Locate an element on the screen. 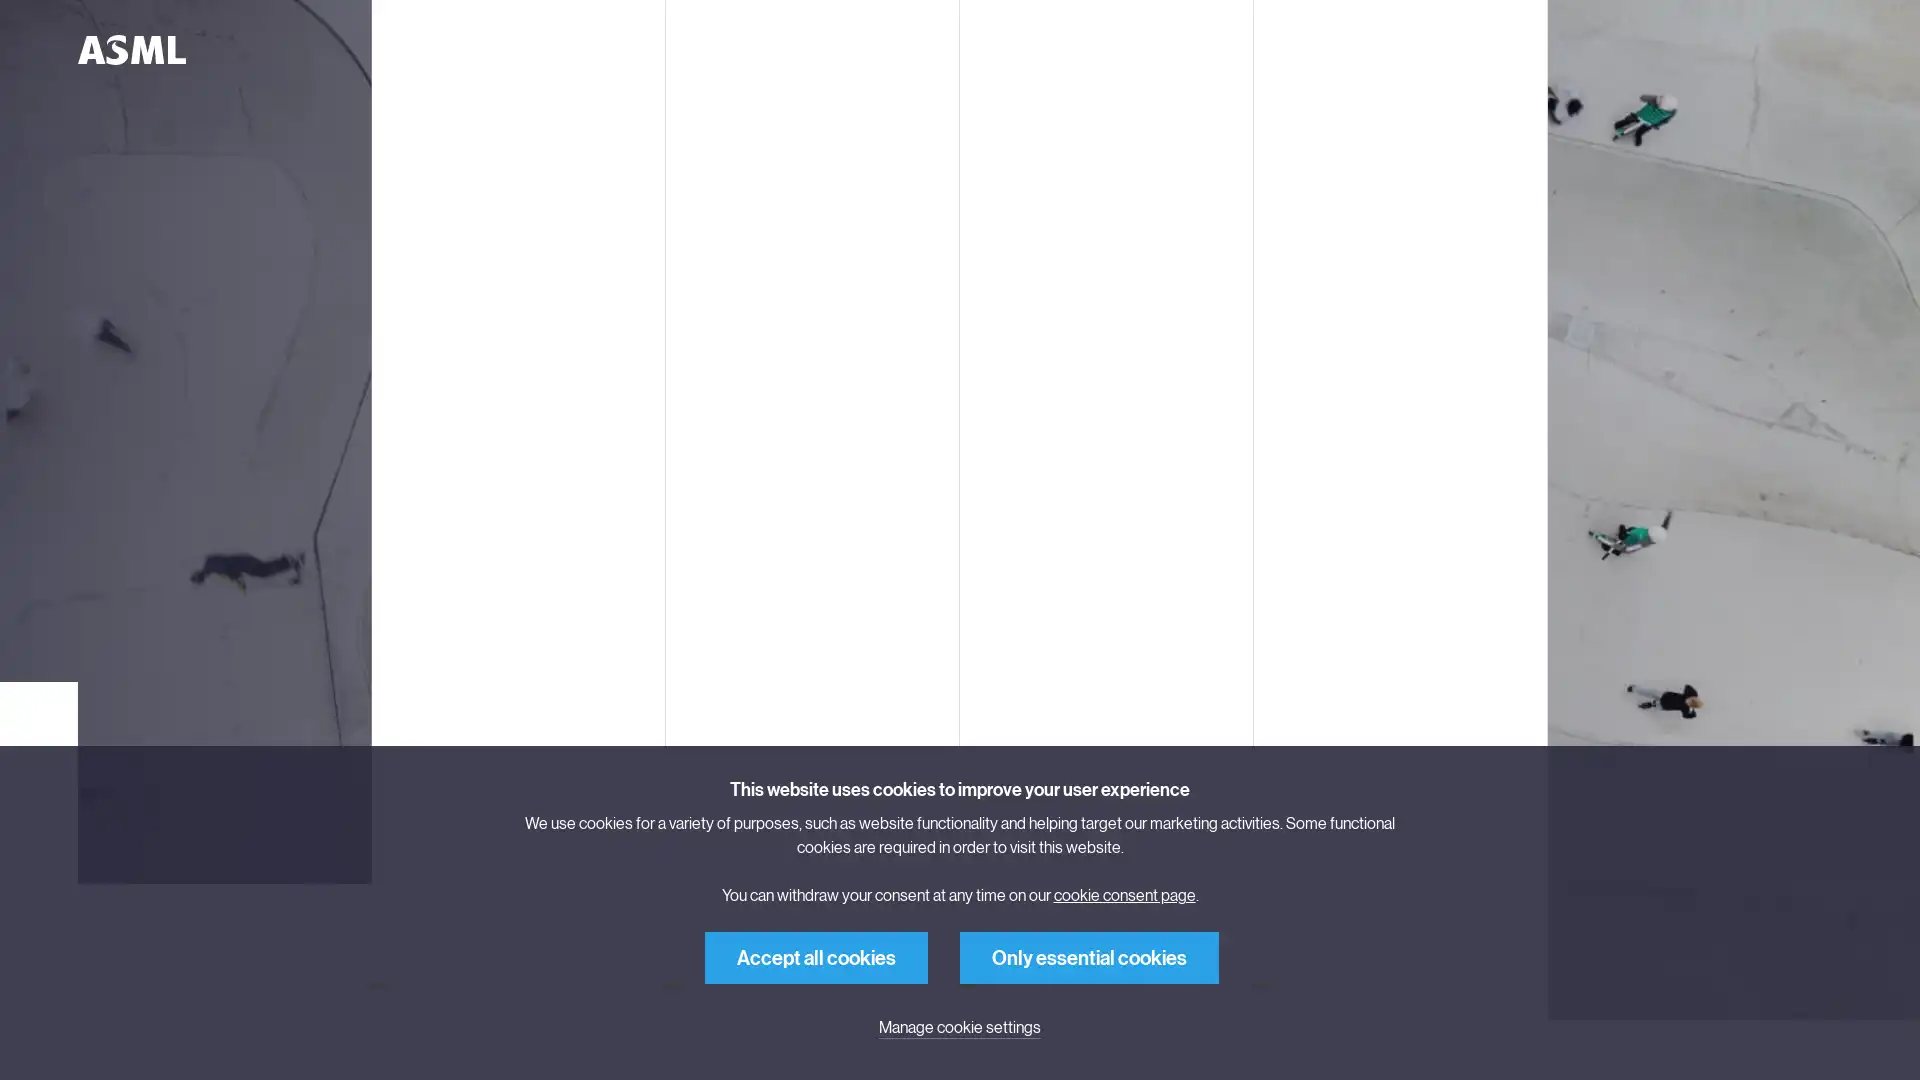 The width and height of the screenshot is (1920, 1080). Accept all cookies is located at coordinates (816, 956).